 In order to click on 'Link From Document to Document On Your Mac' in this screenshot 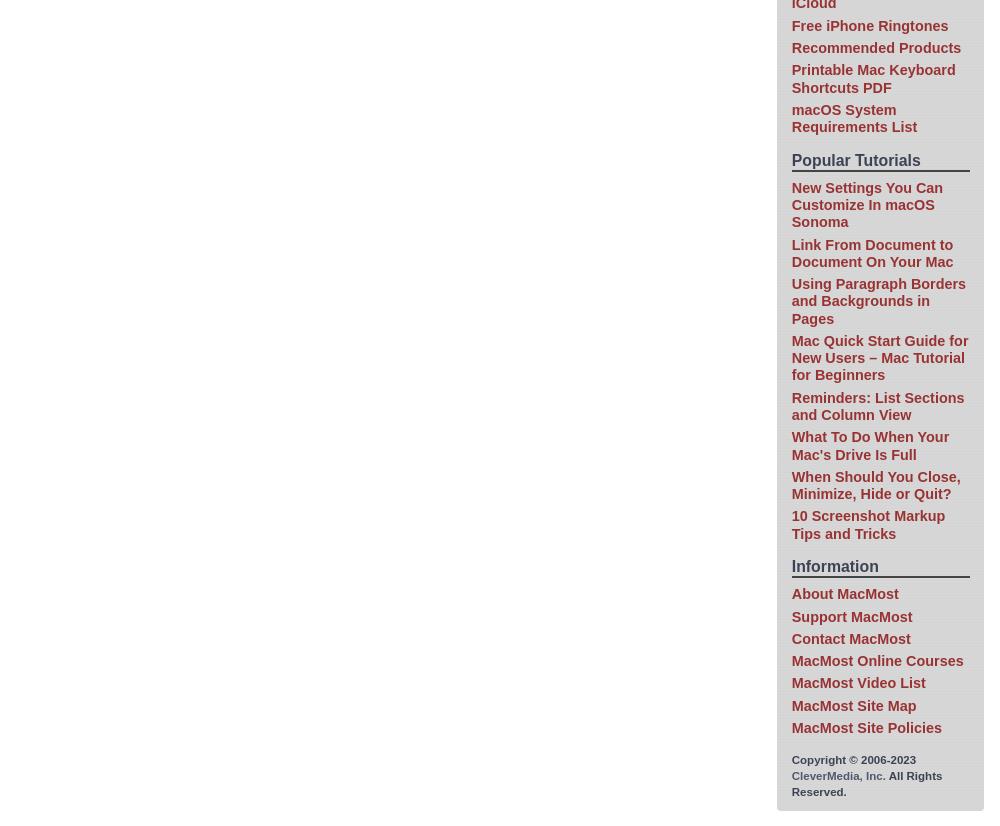, I will do `click(871, 252)`.